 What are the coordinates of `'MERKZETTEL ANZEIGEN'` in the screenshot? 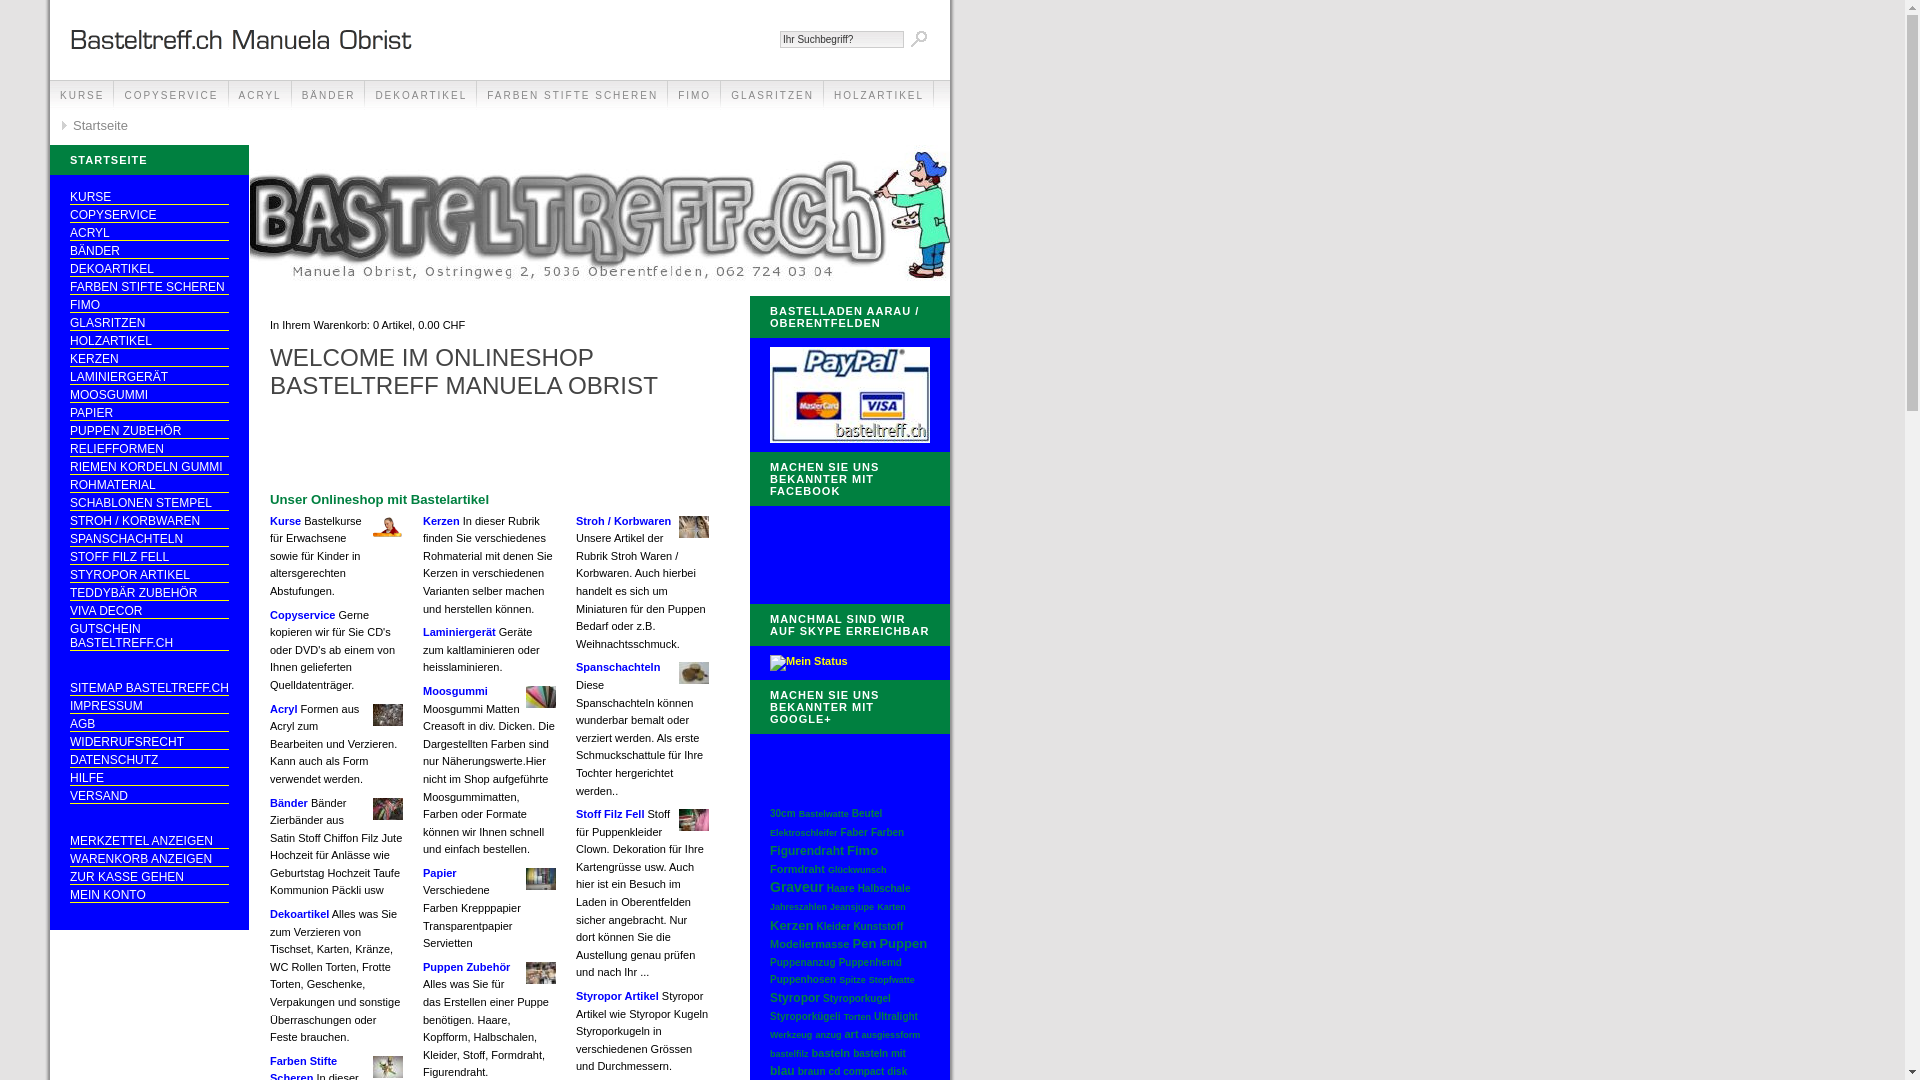 It's located at (70, 841).